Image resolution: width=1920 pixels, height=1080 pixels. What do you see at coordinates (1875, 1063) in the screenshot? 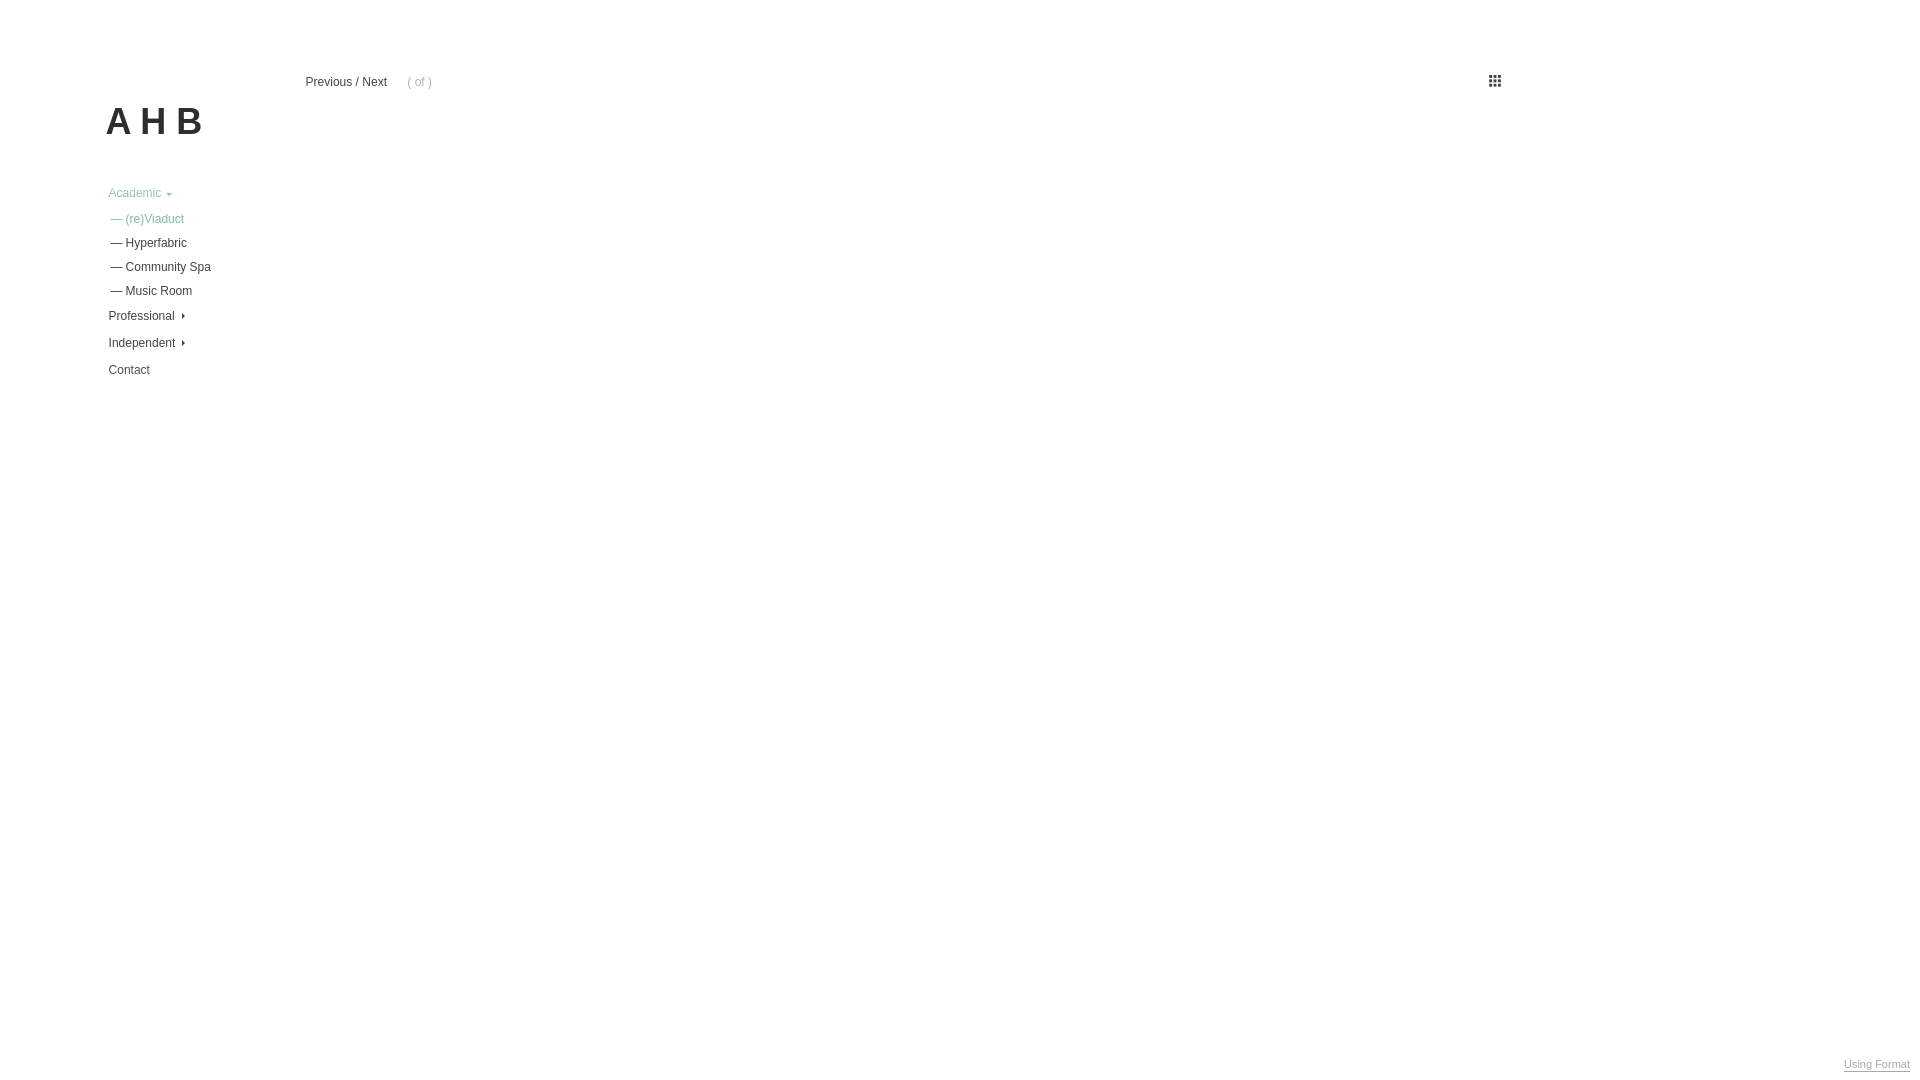
I see `'Using Format'` at bounding box center [1875, 1063].